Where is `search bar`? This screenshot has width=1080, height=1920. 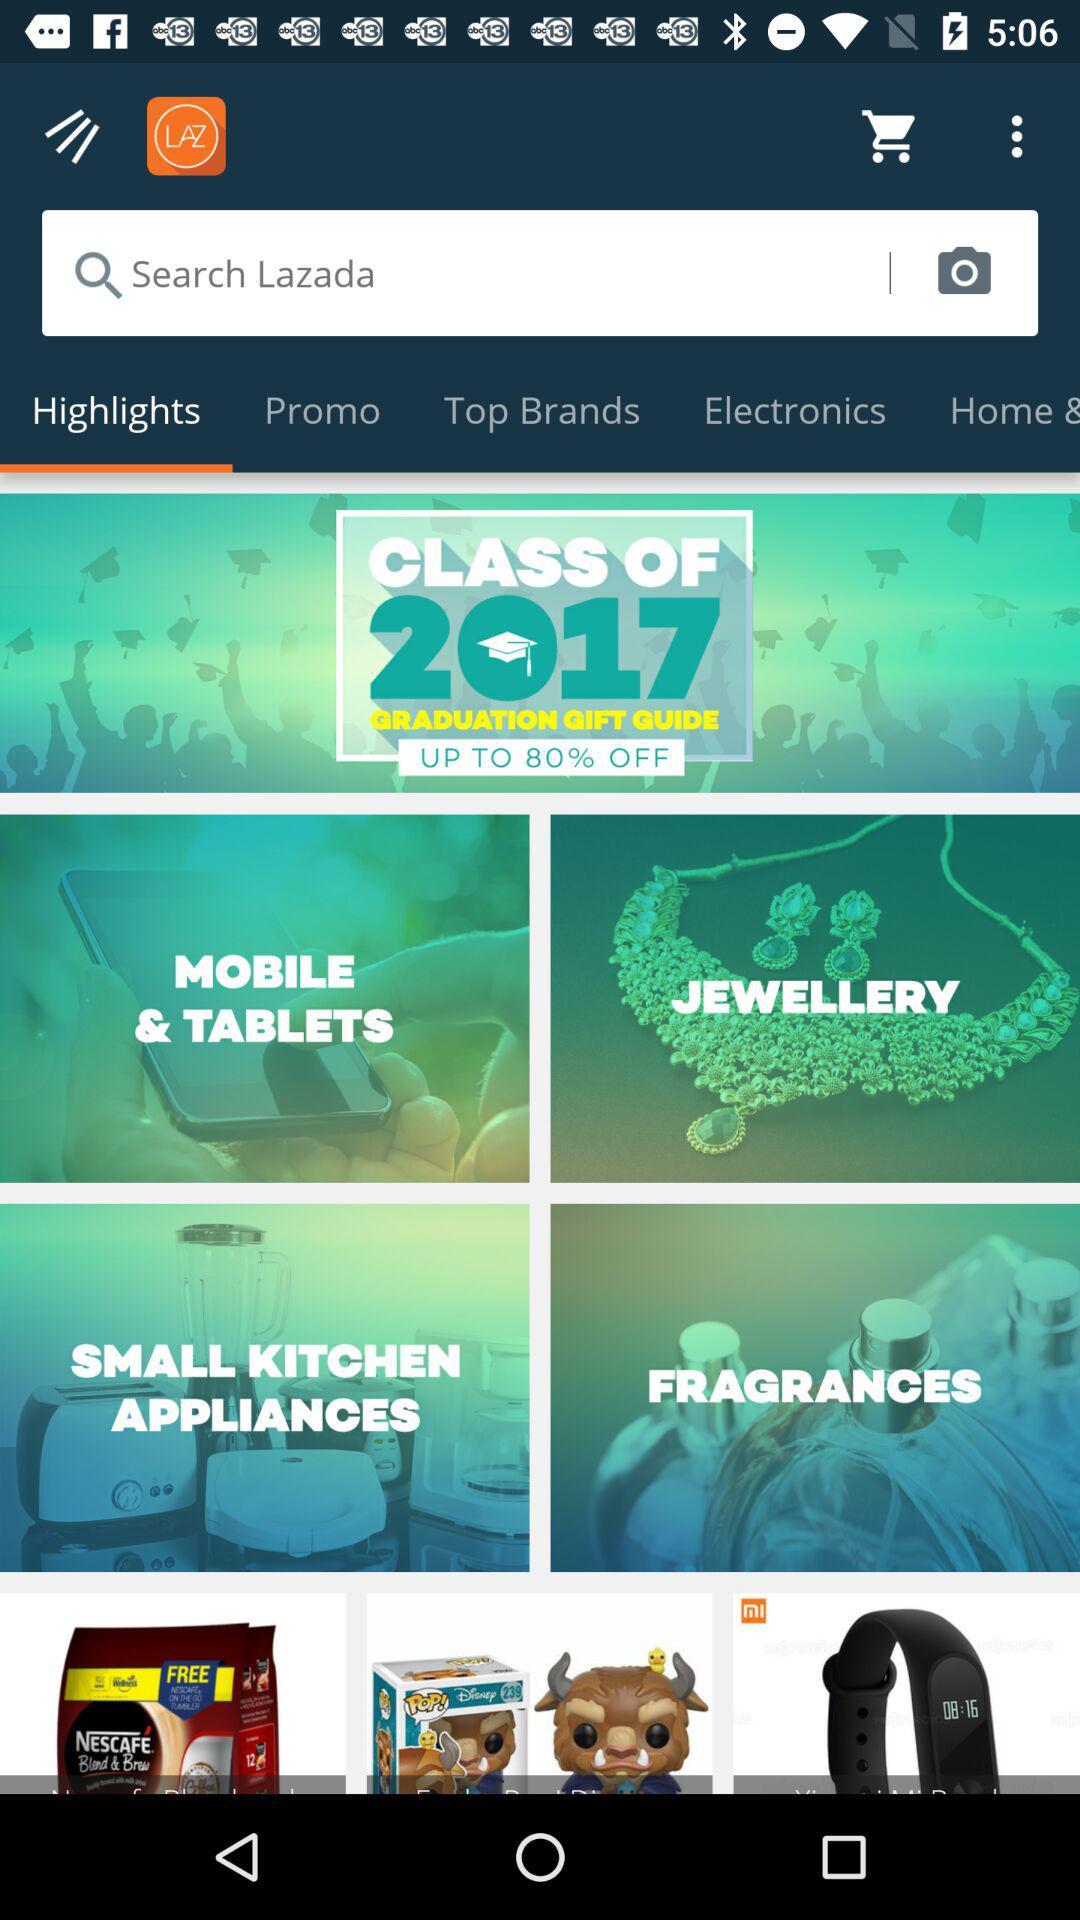
search bar is located at coordinates (465, 272).